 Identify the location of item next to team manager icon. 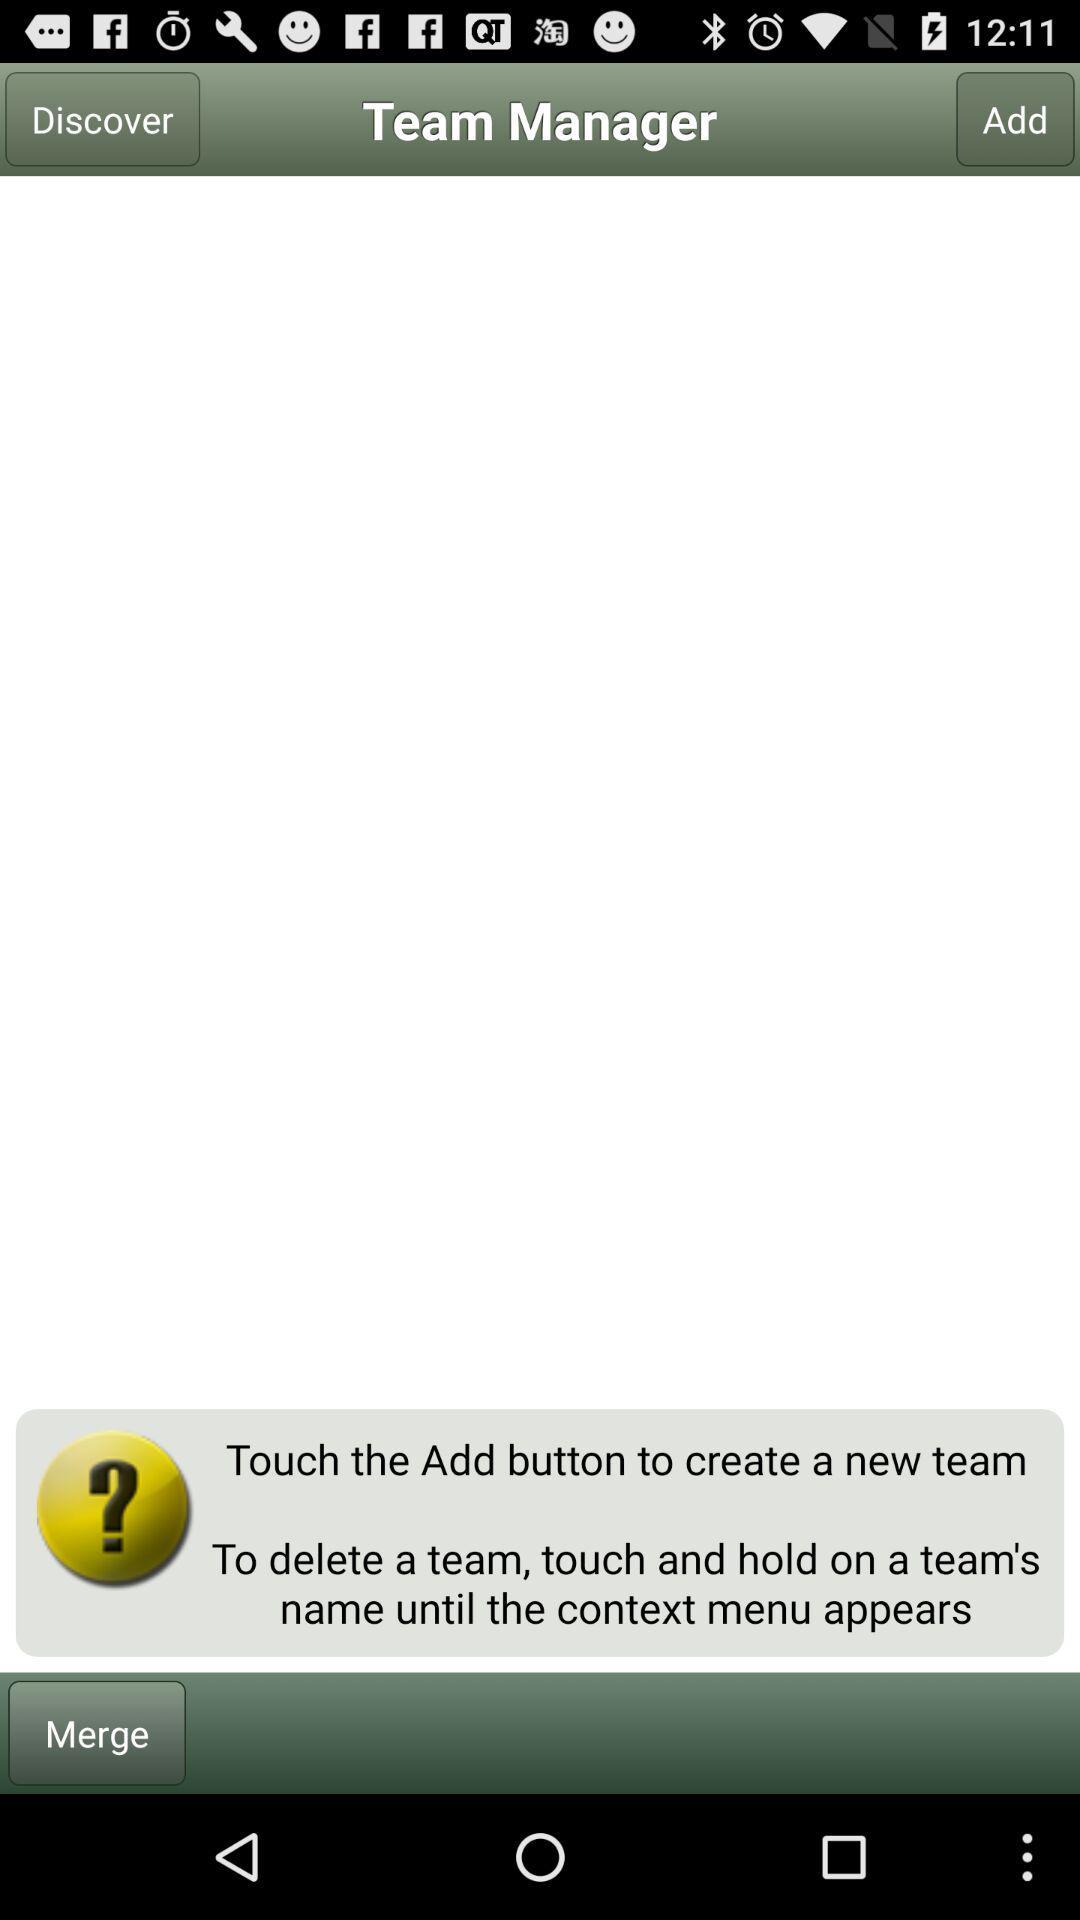
(102, 118).